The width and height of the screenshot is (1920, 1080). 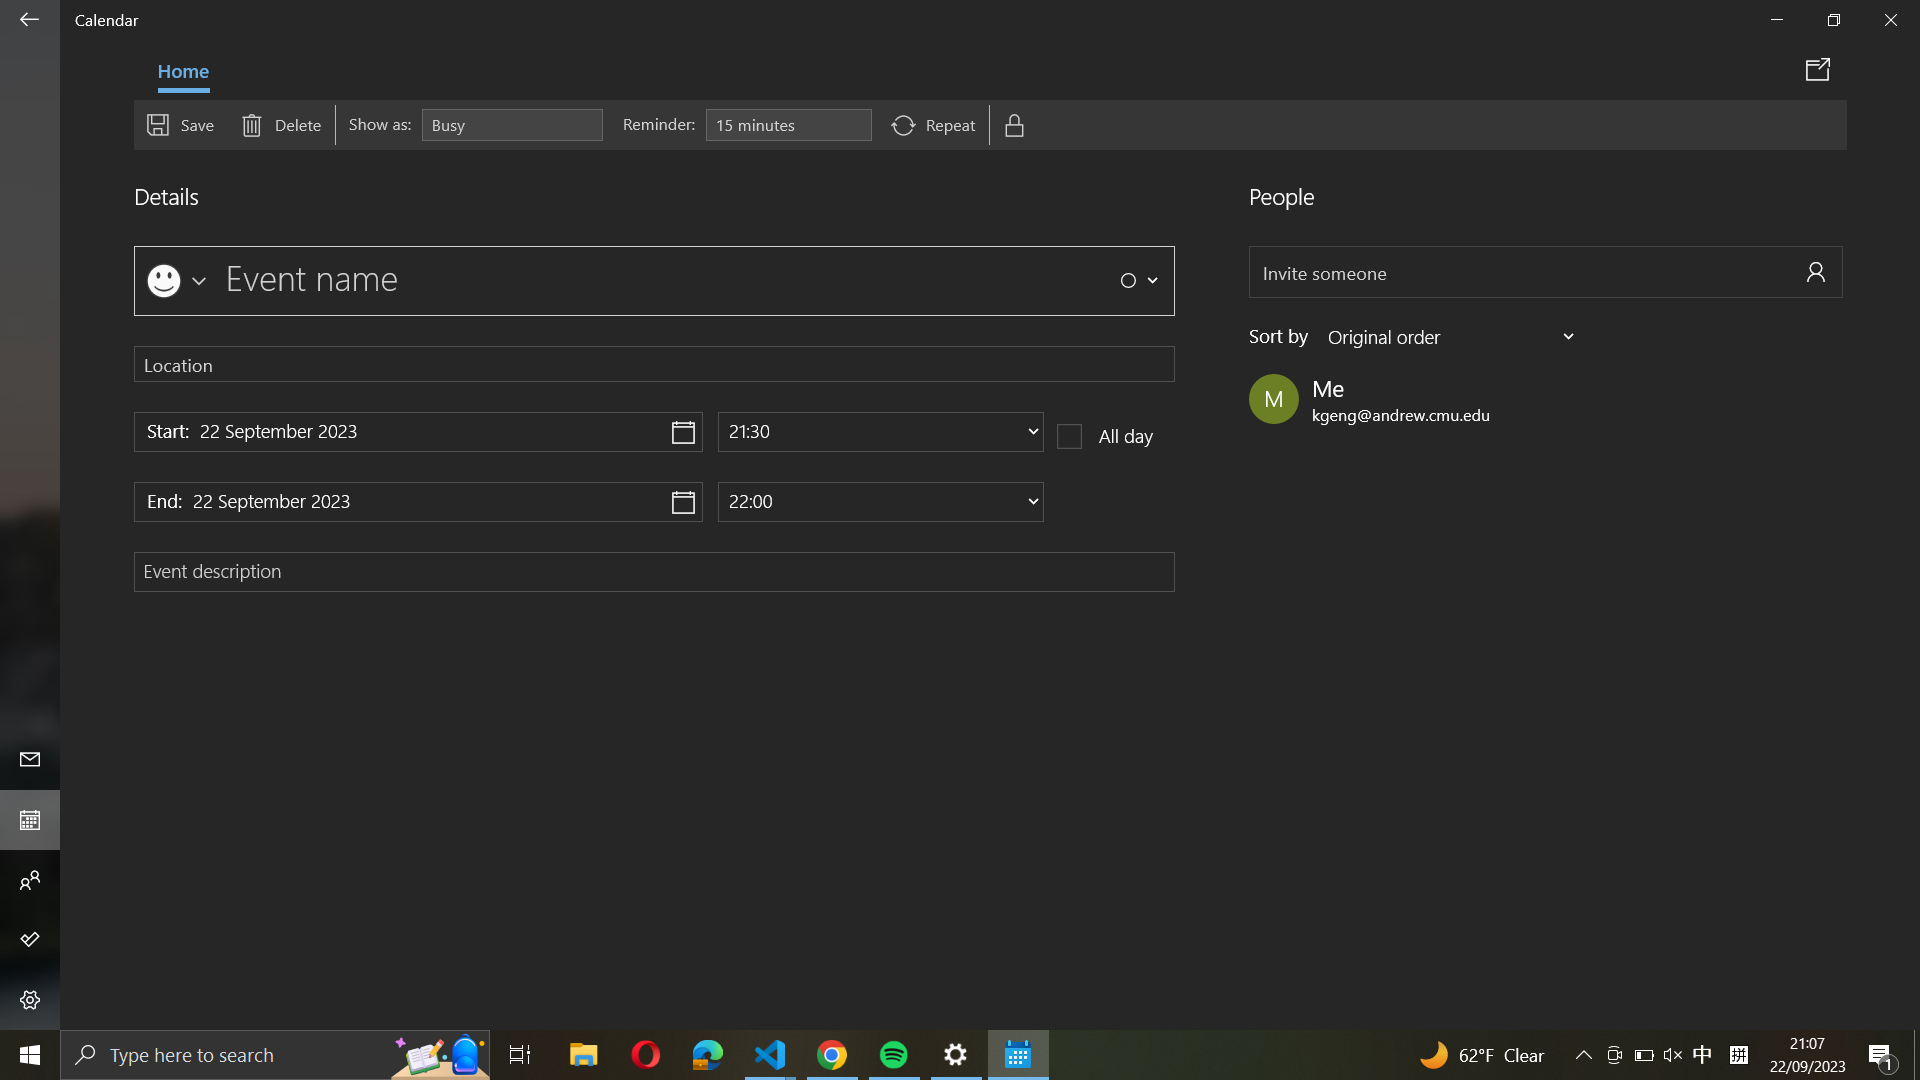 I want to click on Update the event"s start date to "22 December 2020", so click(x=417, y=431).